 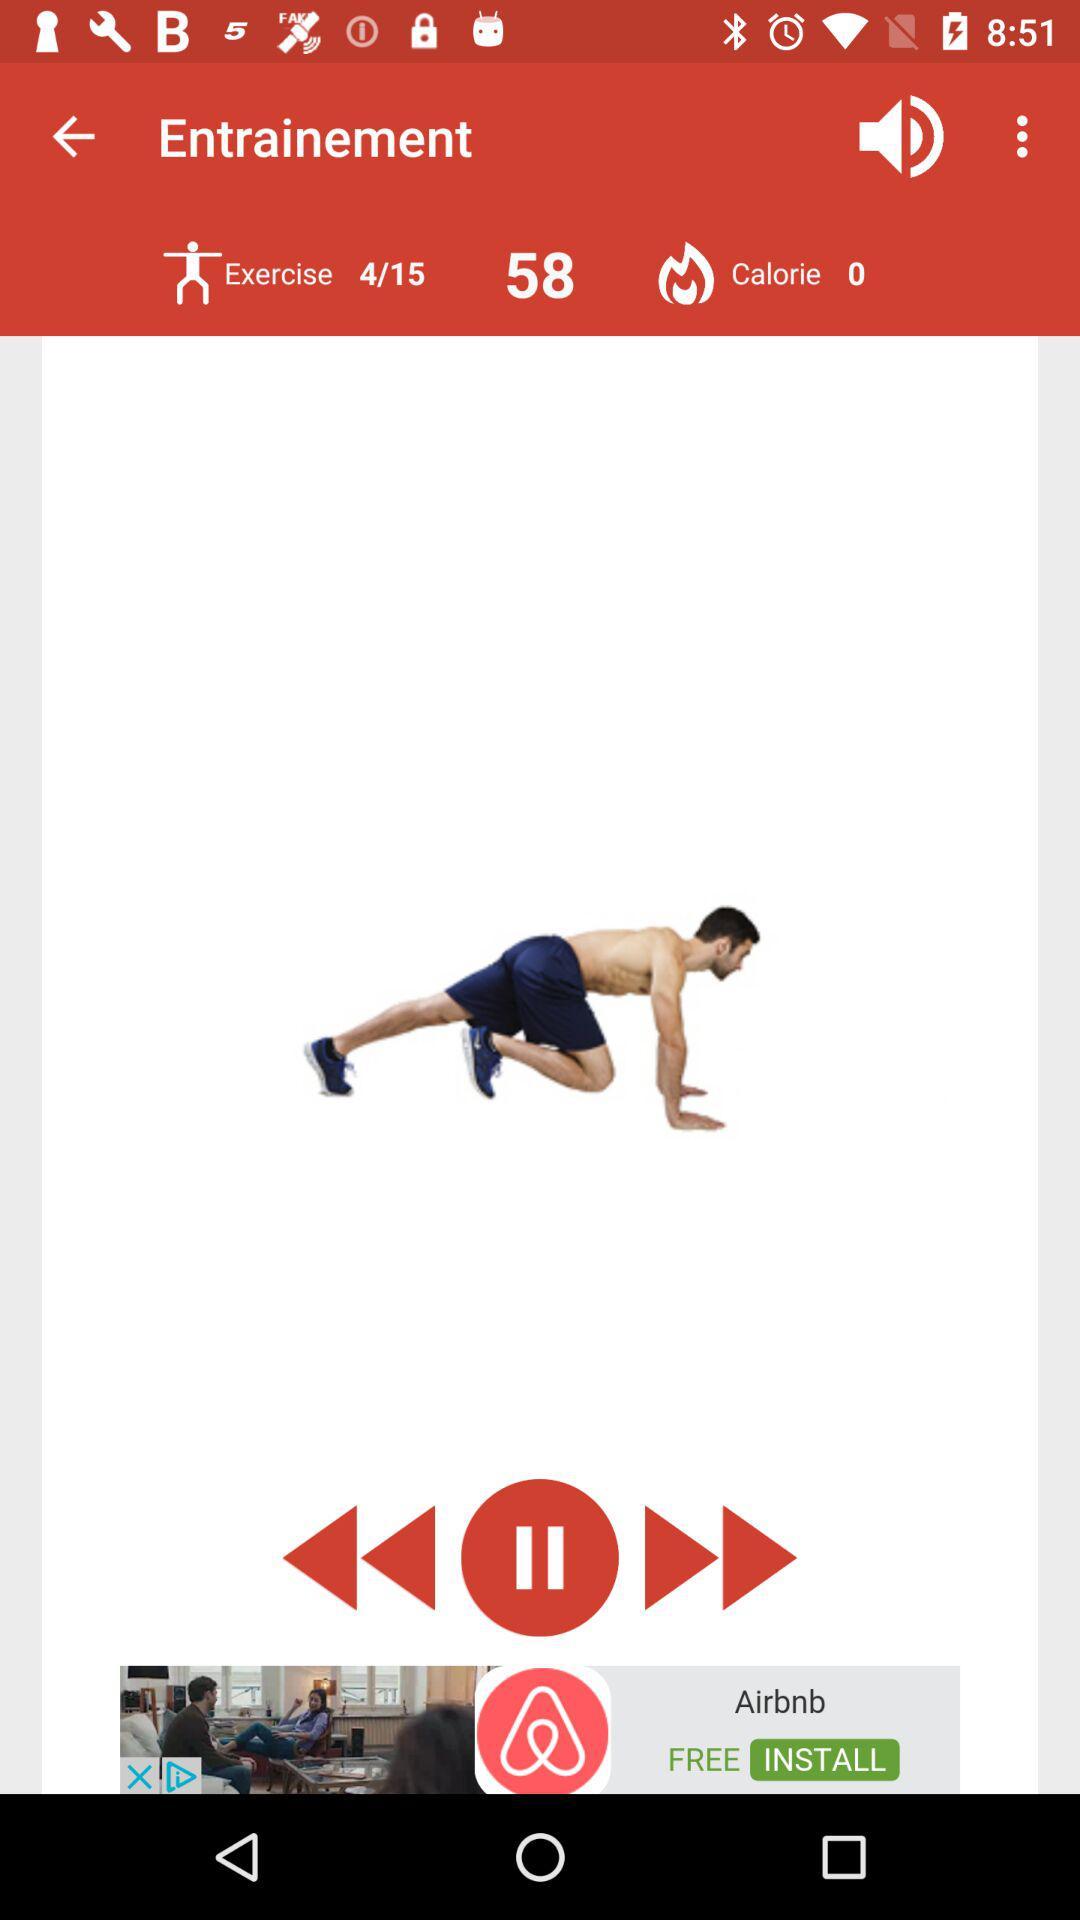 What do you see at coordinates (357, 1556) in the screenshot?
I see `previous` at bounding box center [357, 1556].